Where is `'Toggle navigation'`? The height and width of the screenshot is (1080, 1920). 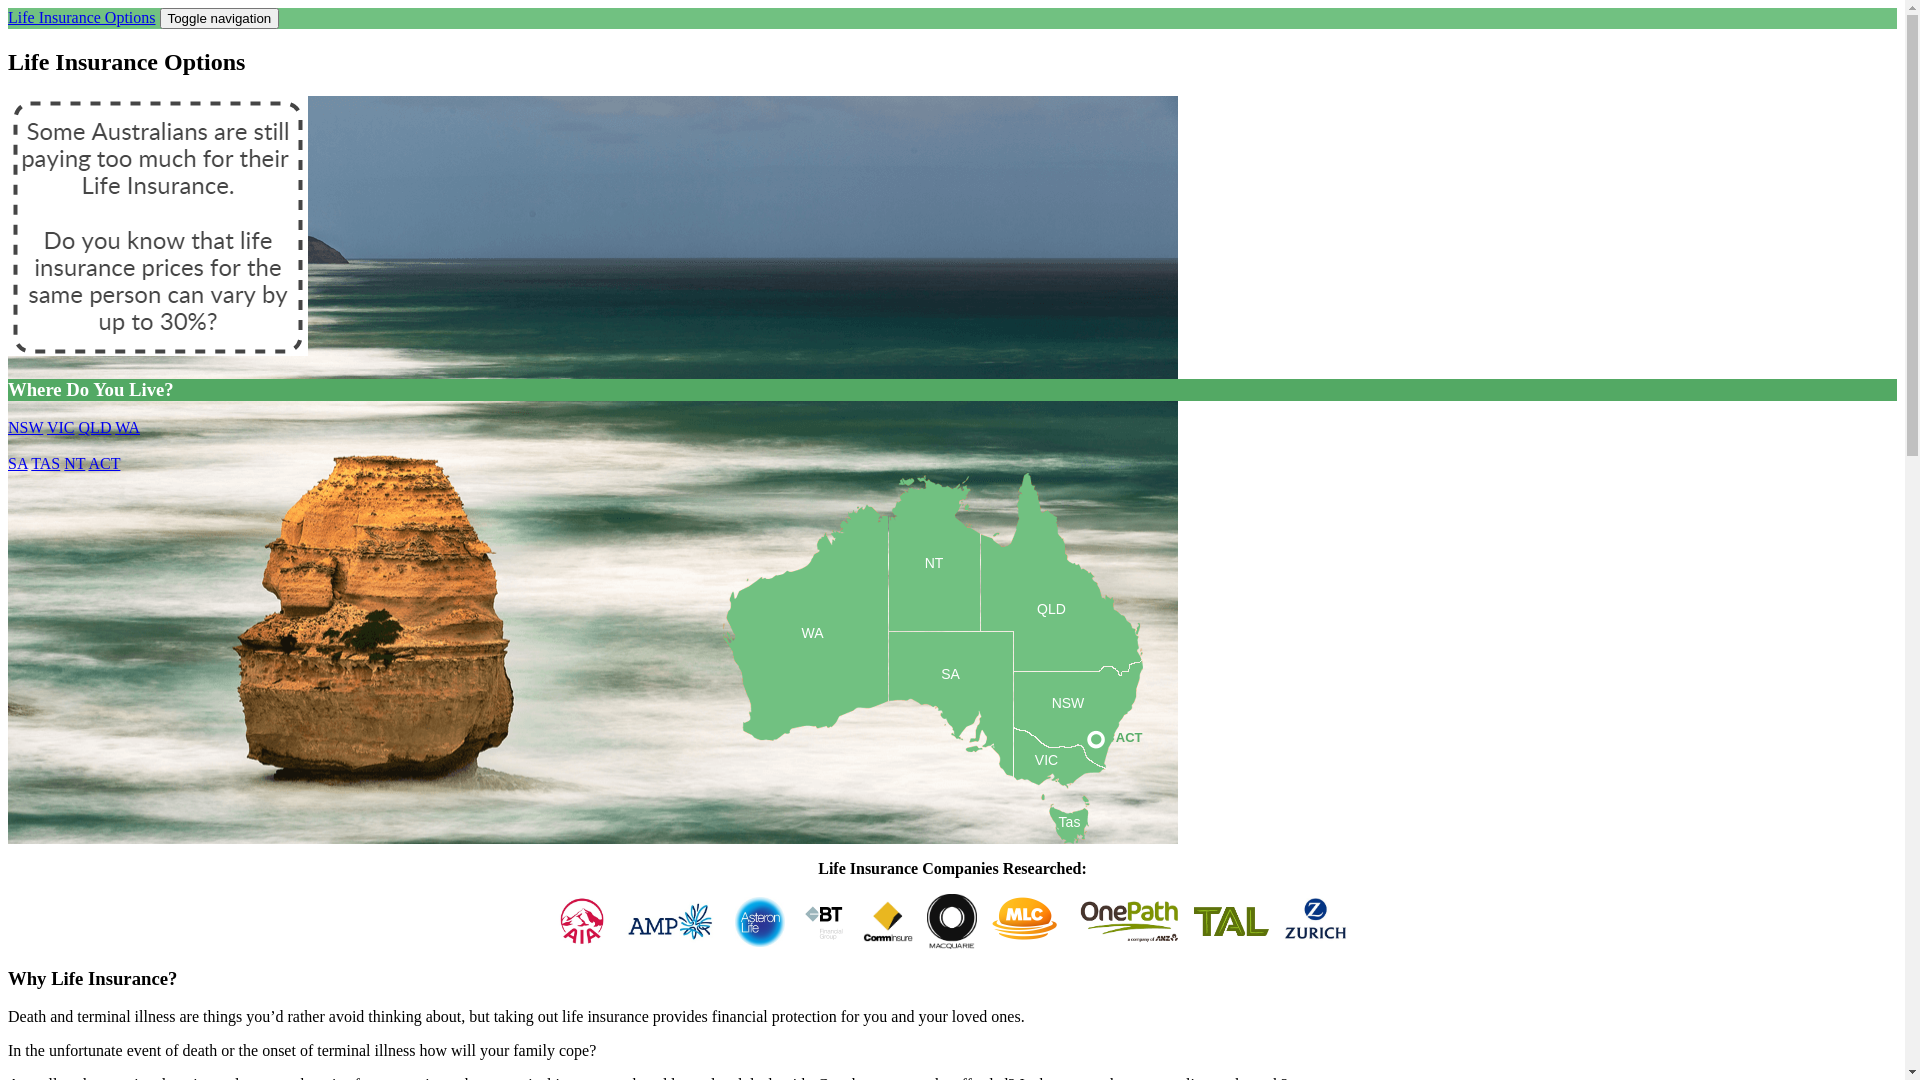 'Toggle navigation' is located at coordinates (220, 18).